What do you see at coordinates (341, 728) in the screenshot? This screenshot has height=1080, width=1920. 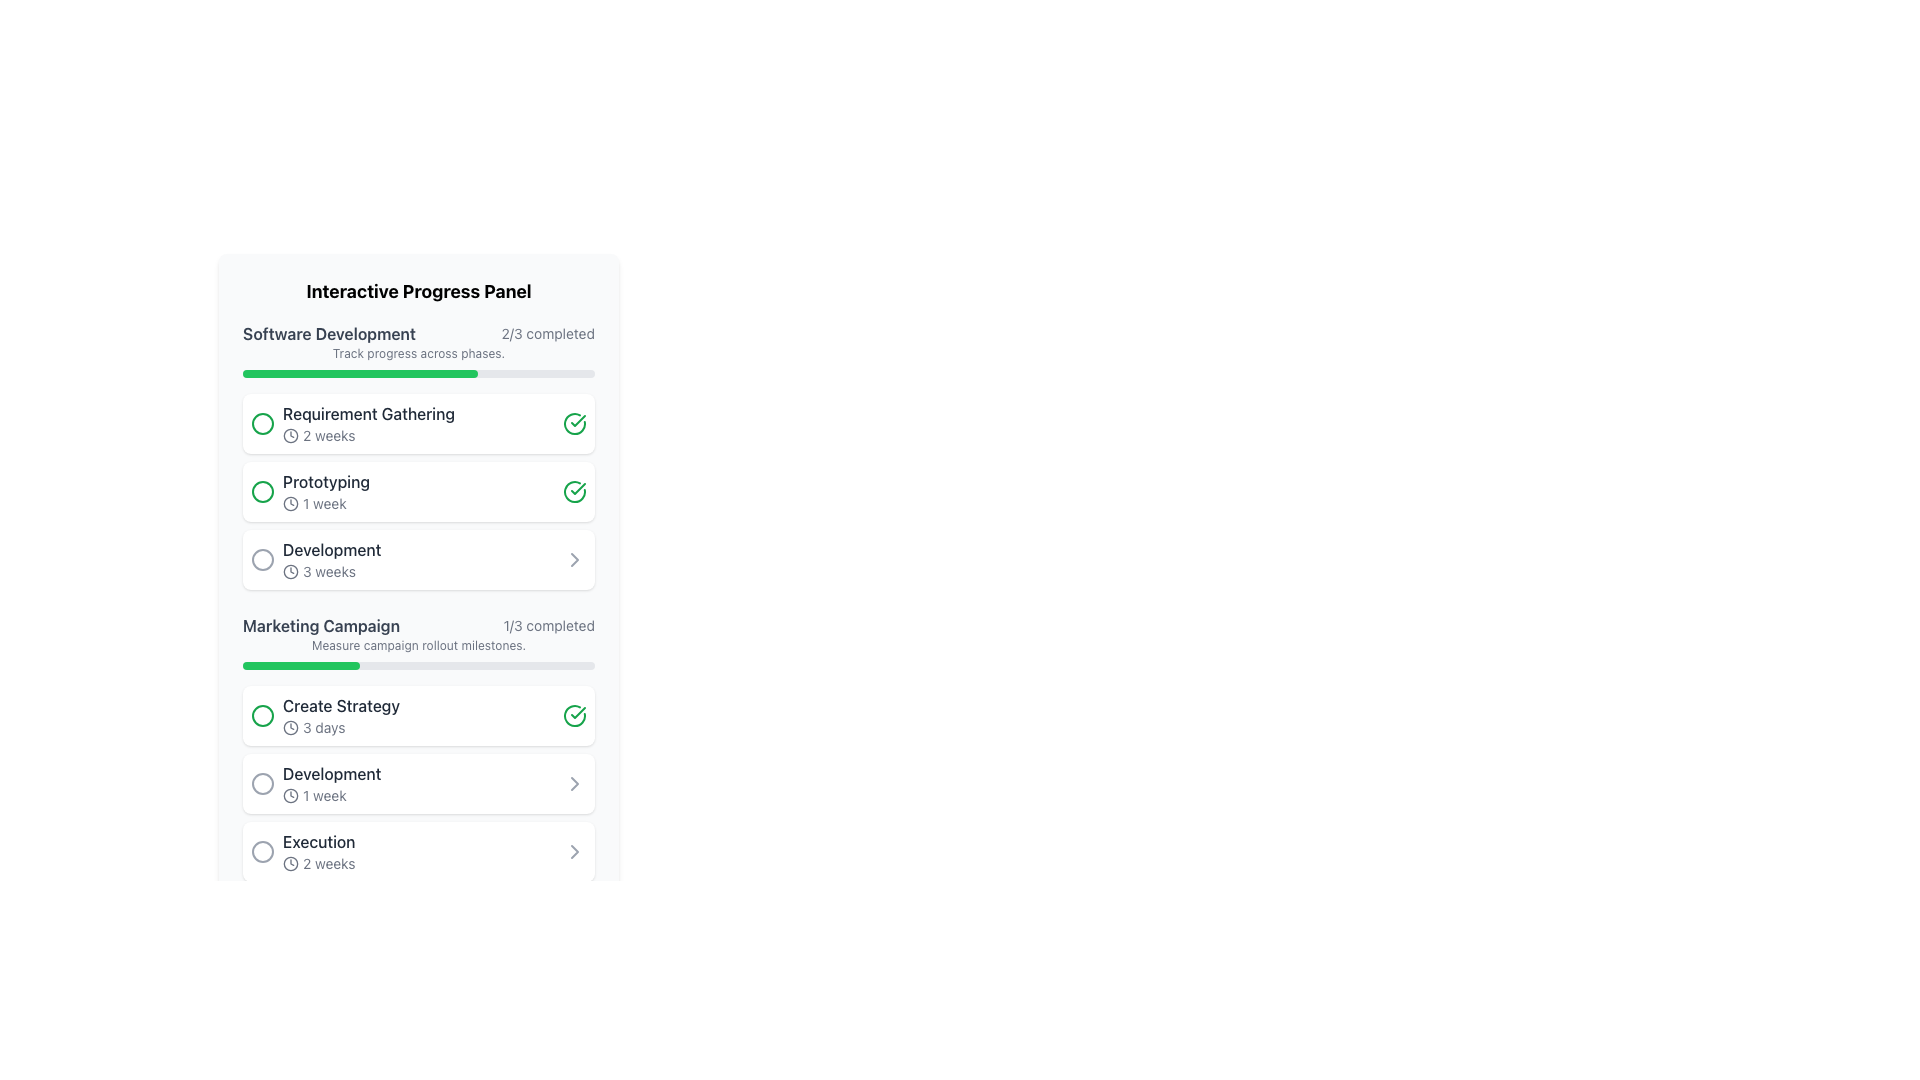 I see `the text label displaying '3 days' with a clock icon` at bounding box center [341, 728].